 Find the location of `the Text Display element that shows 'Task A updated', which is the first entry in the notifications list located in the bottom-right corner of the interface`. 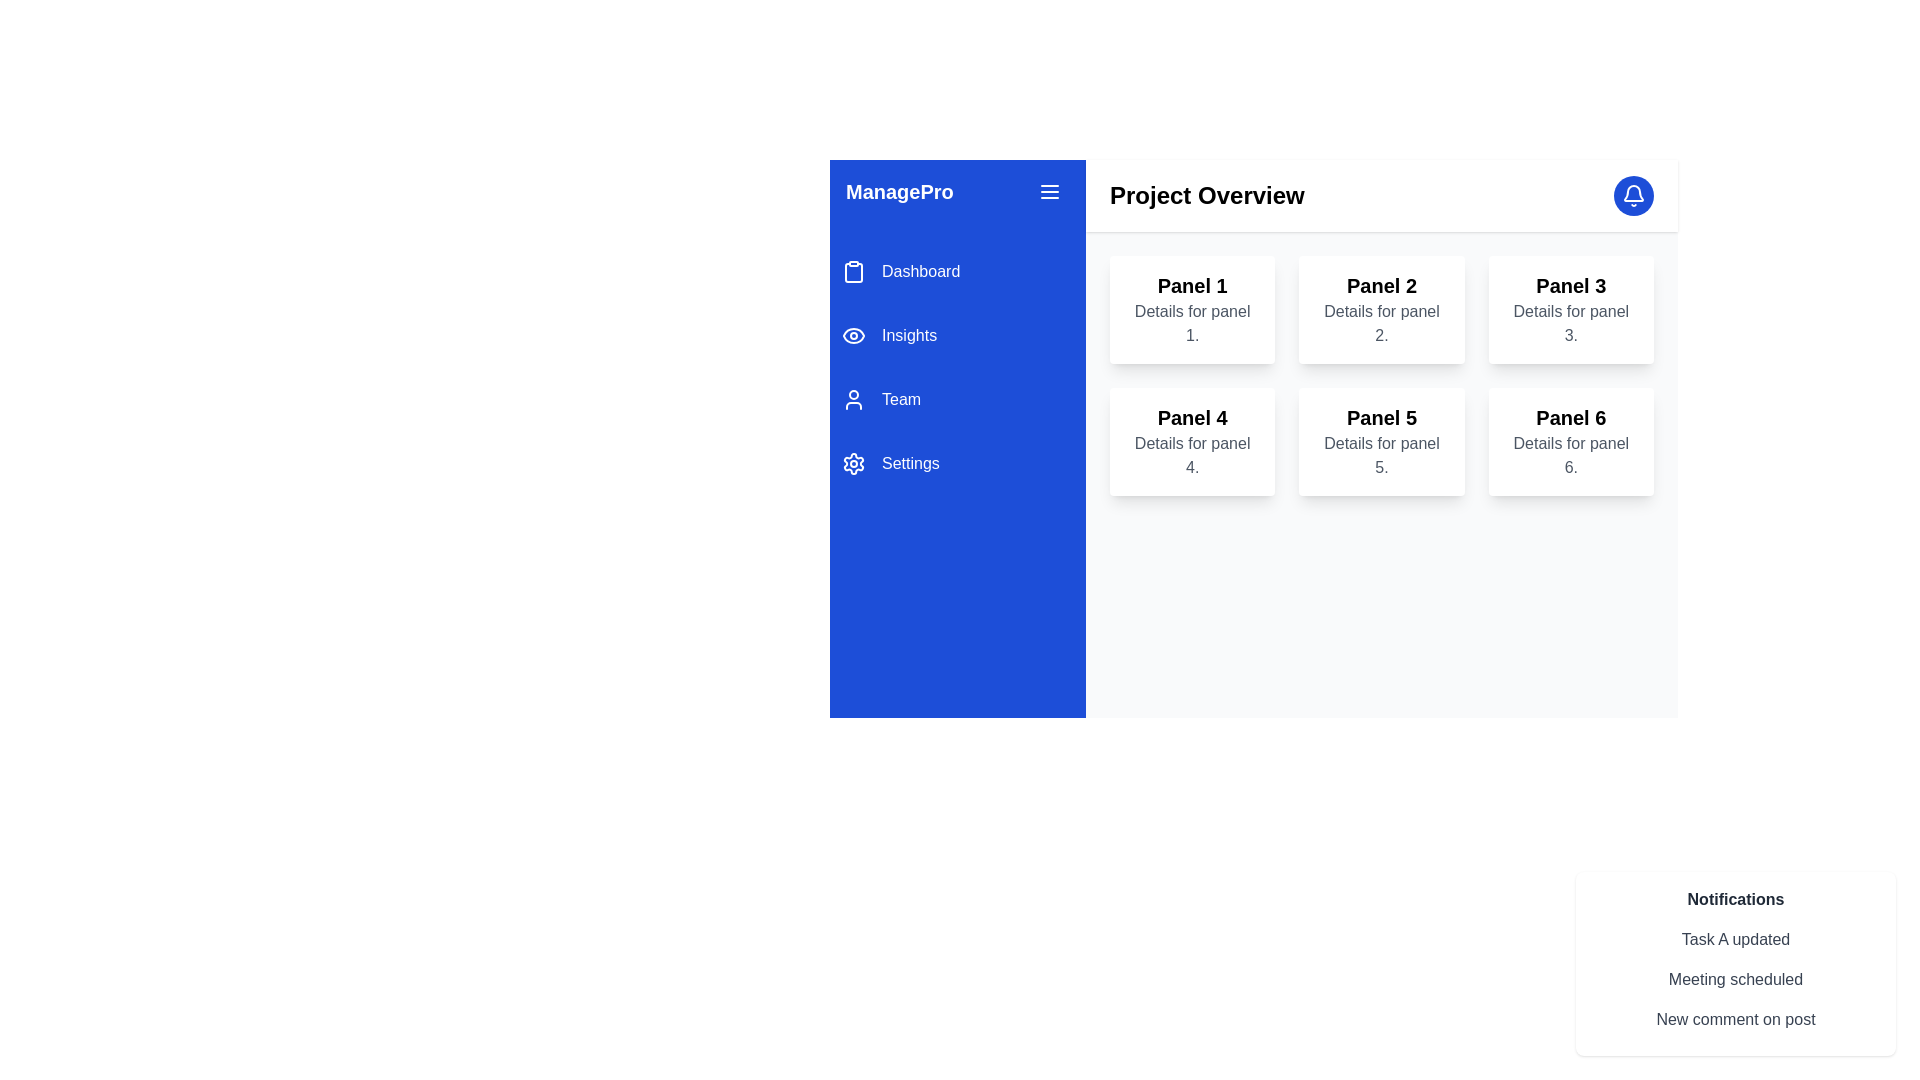

the Text Display element that shows 'Task A updated', which is the first entry in the notifications list located in the bottom-right corner of the interface is located at coordinates (1735, 940).